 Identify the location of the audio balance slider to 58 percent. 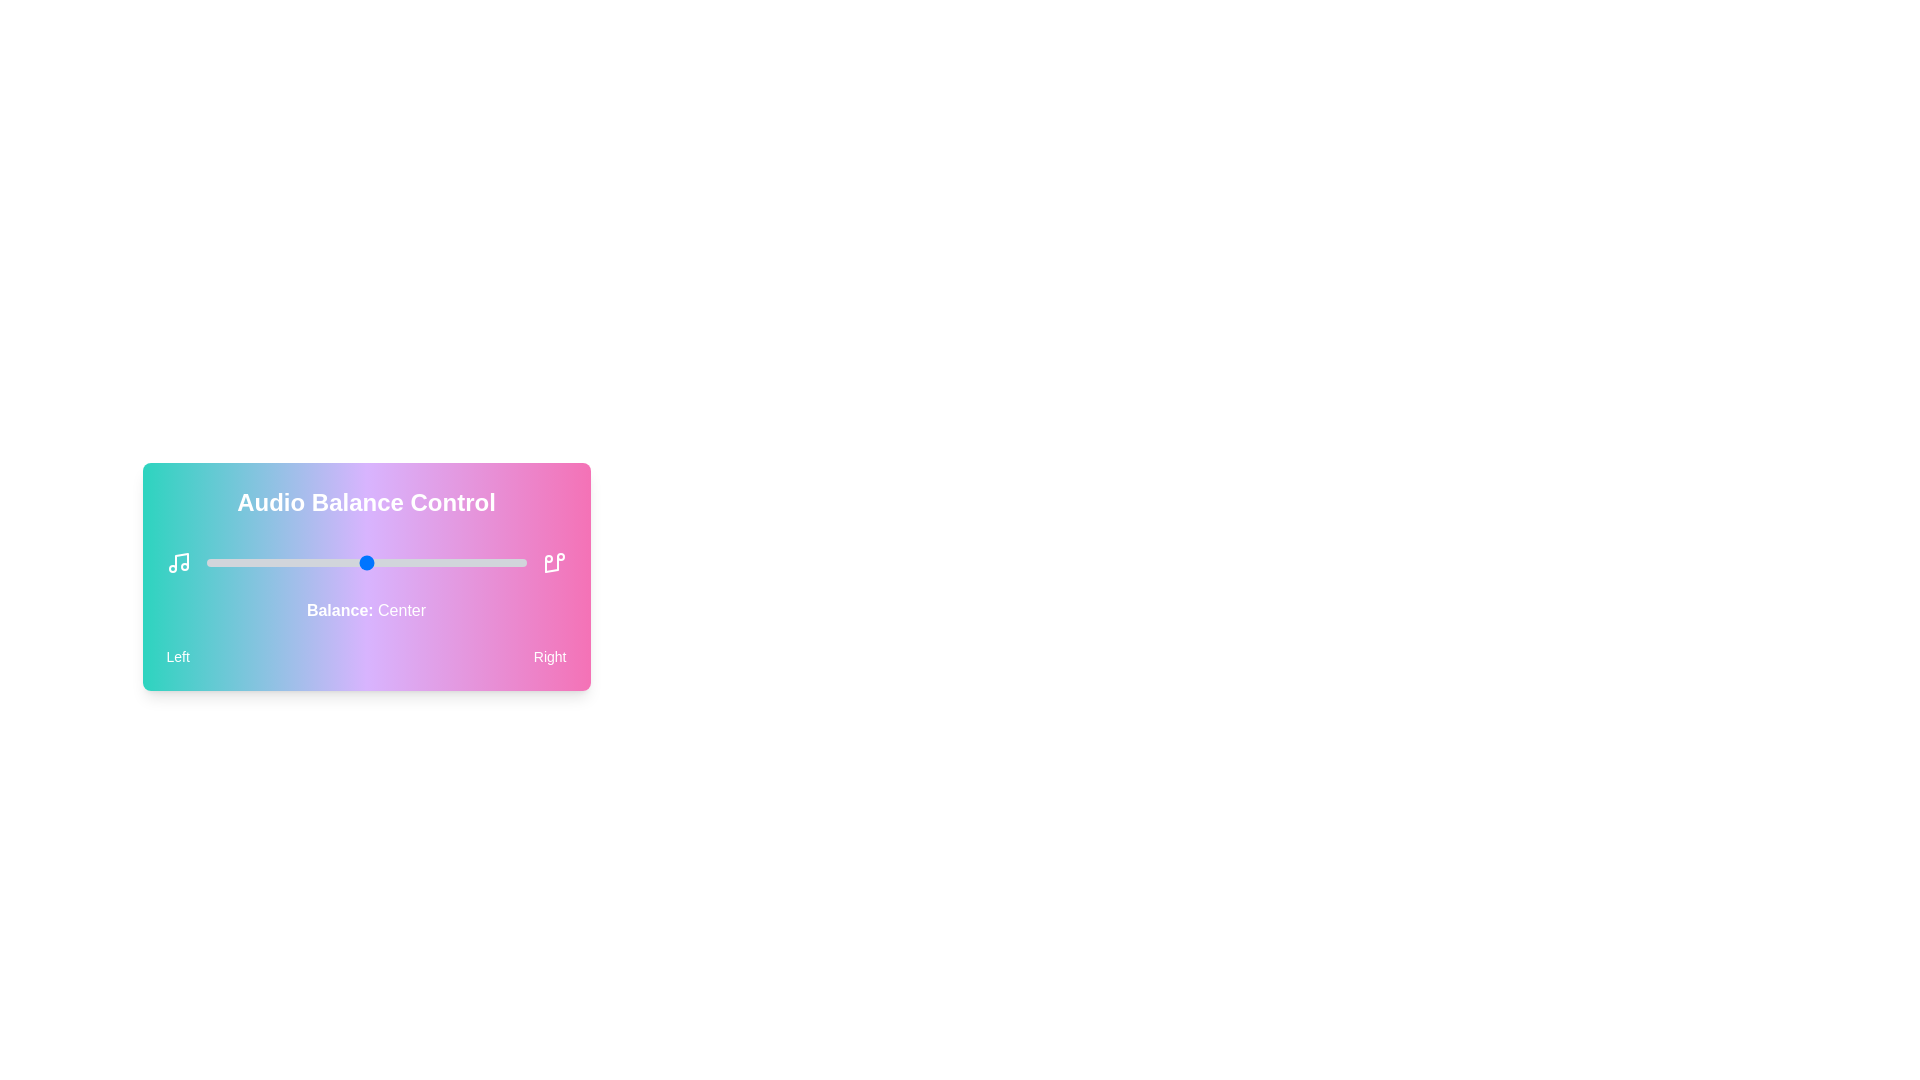
(392, 563).